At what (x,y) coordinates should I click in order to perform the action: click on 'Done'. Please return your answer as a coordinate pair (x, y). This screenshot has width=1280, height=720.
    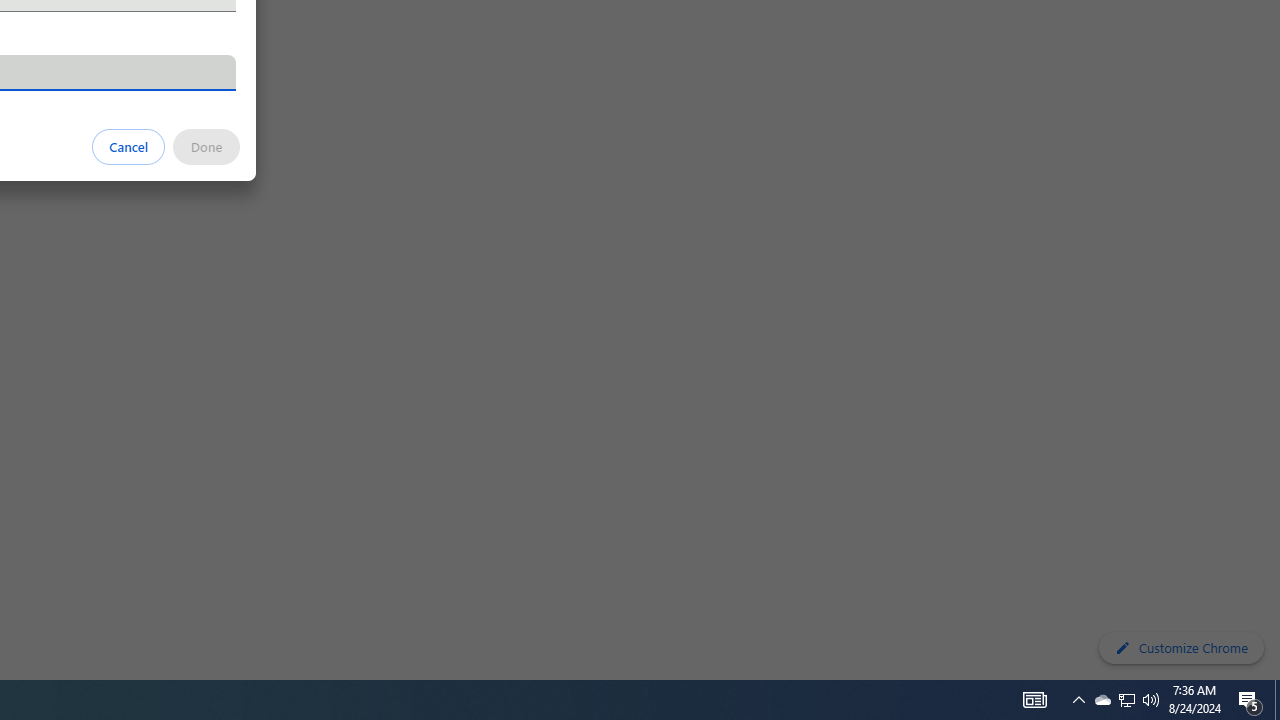
    Looking at the image, I should click on (206, 145).